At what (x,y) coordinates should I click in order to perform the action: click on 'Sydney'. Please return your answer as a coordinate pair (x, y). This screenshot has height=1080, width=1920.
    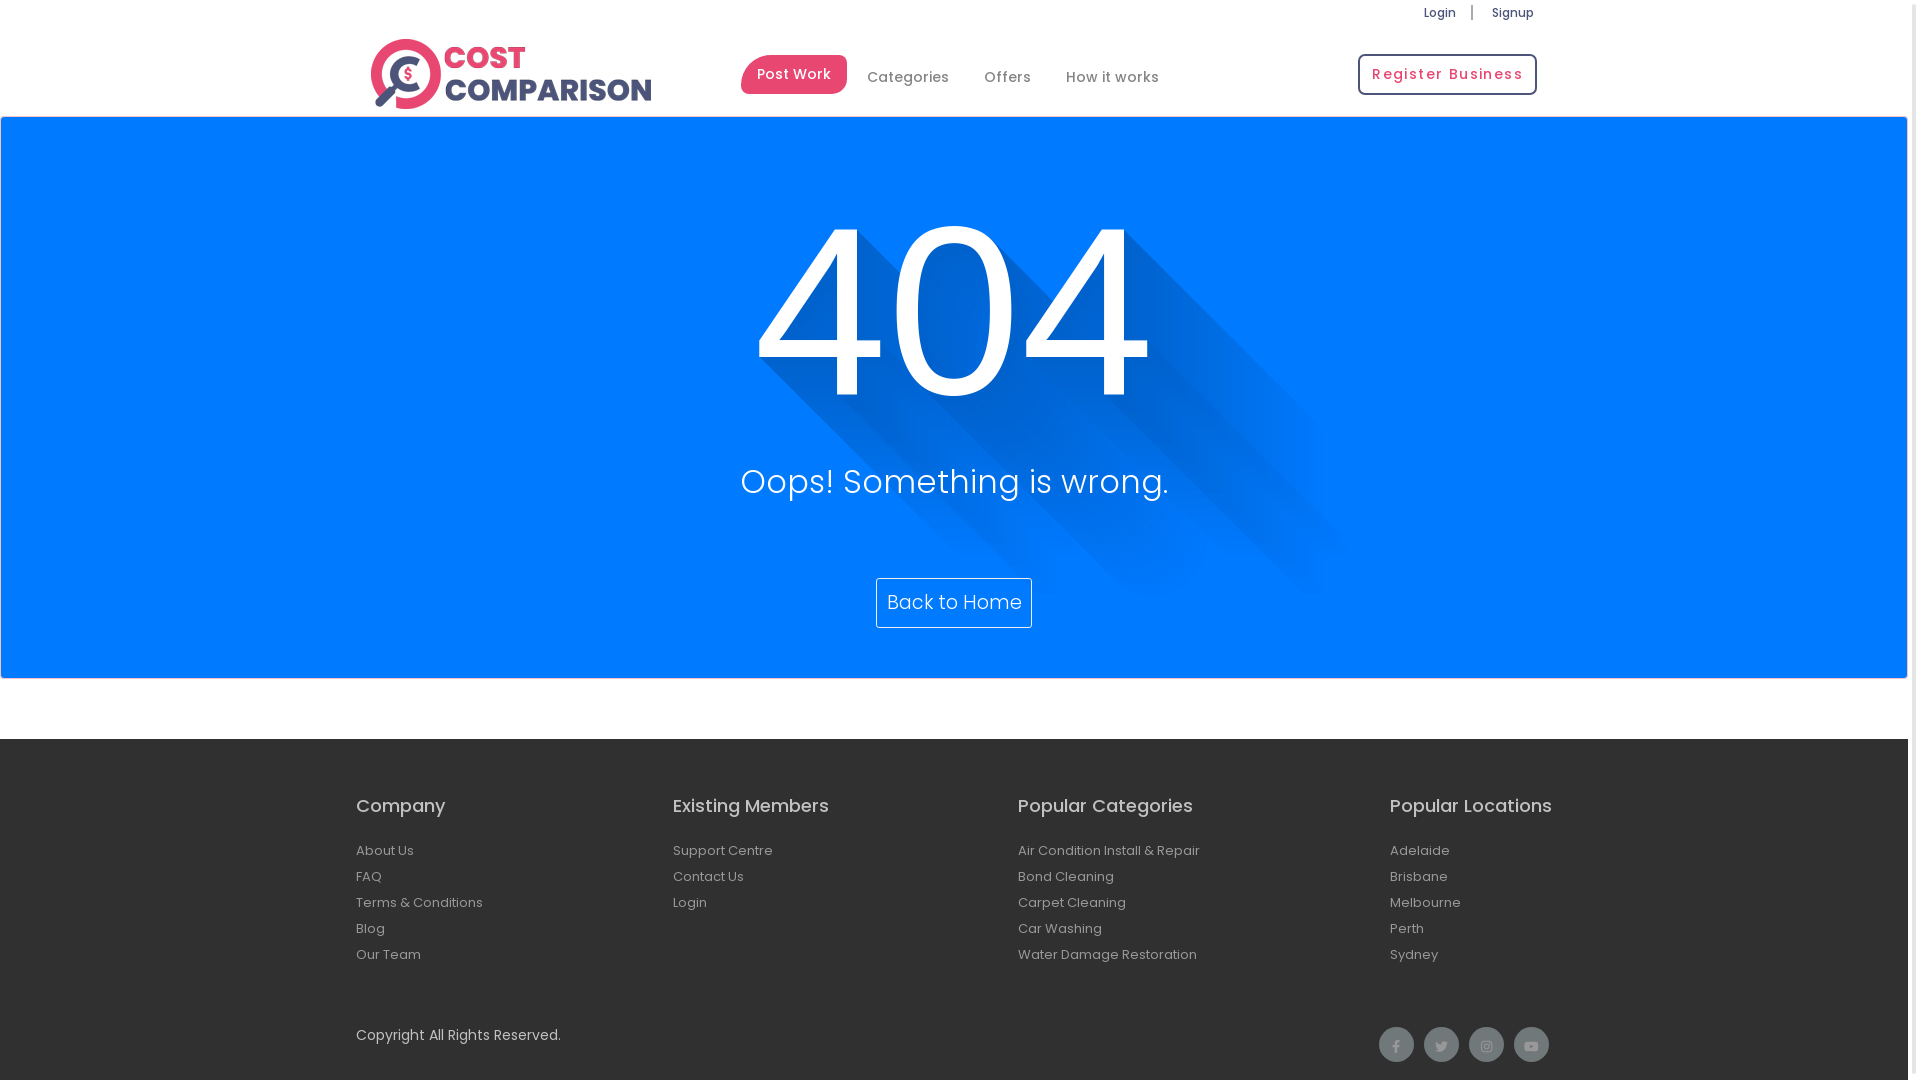
    Looking at the image, I should click on (1389, 953).